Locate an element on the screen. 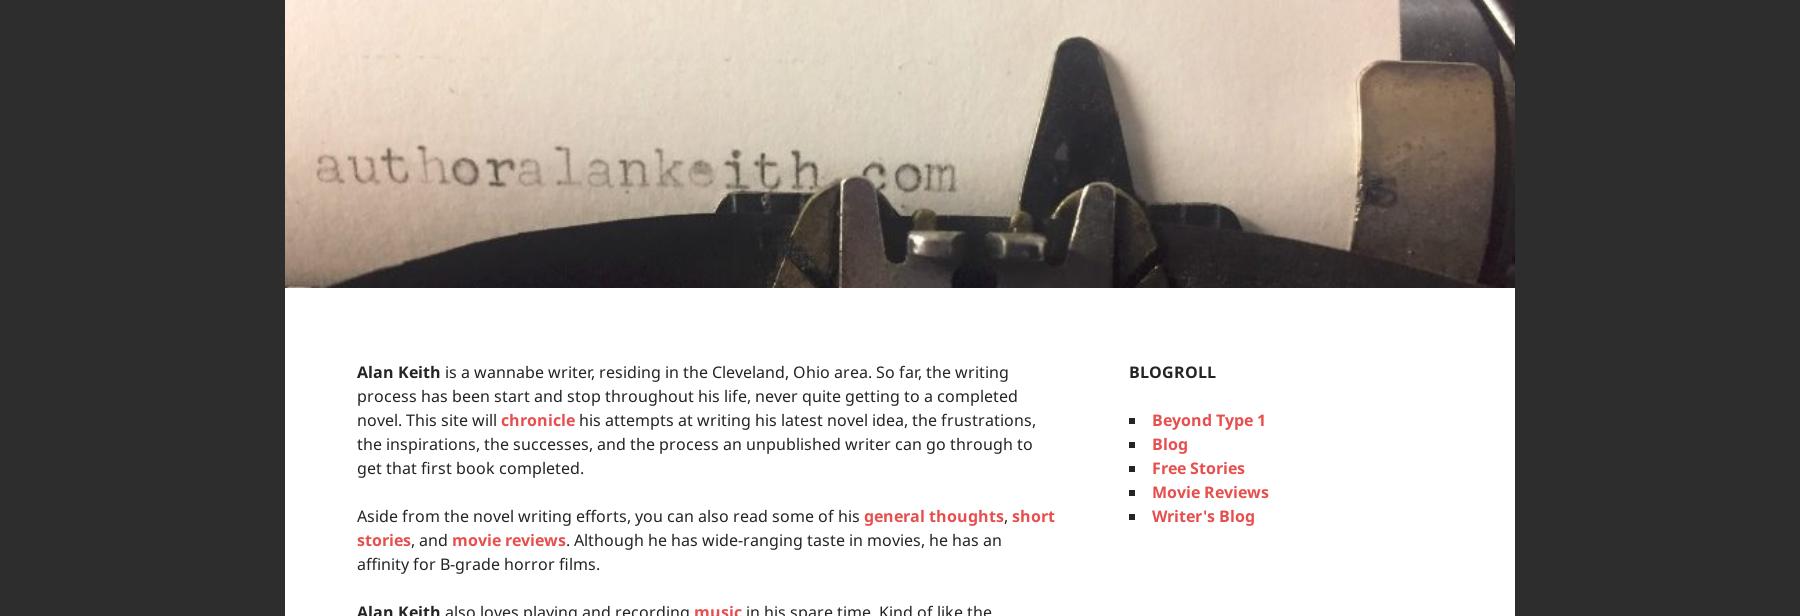  'short stories' is located at coordinates (704, 527).